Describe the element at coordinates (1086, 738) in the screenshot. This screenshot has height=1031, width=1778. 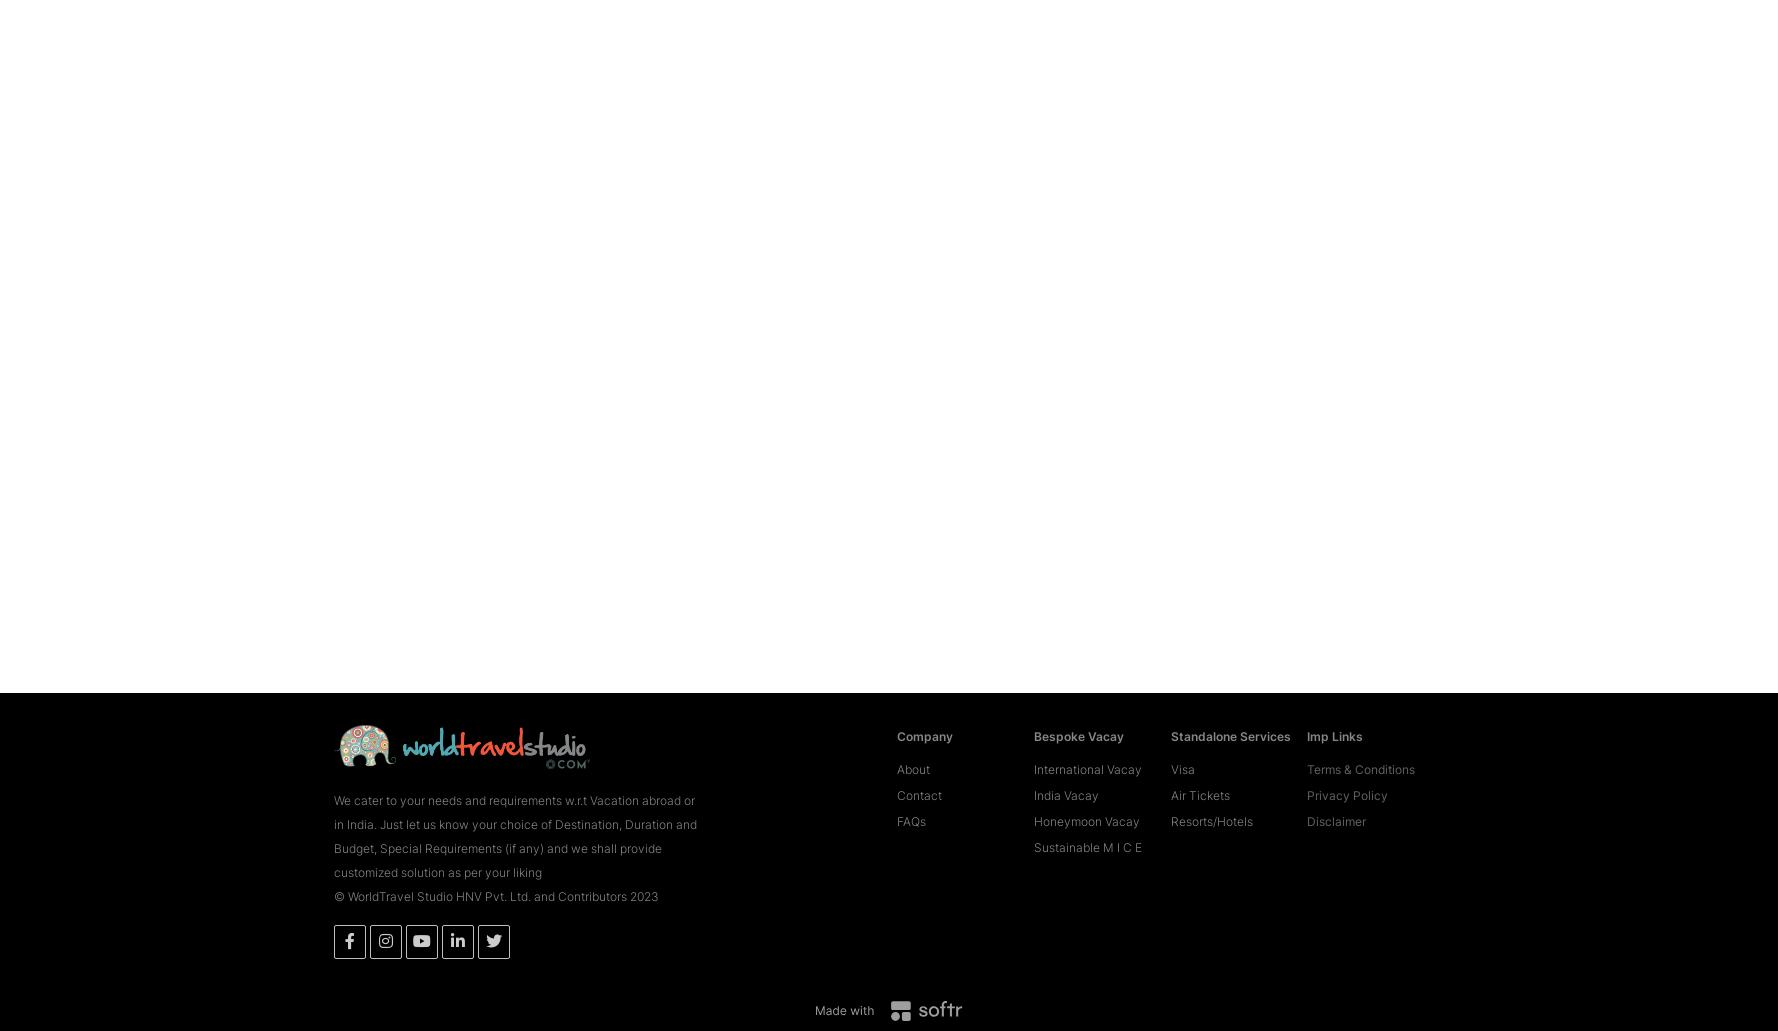
I see `'International Vacay'` at that location.